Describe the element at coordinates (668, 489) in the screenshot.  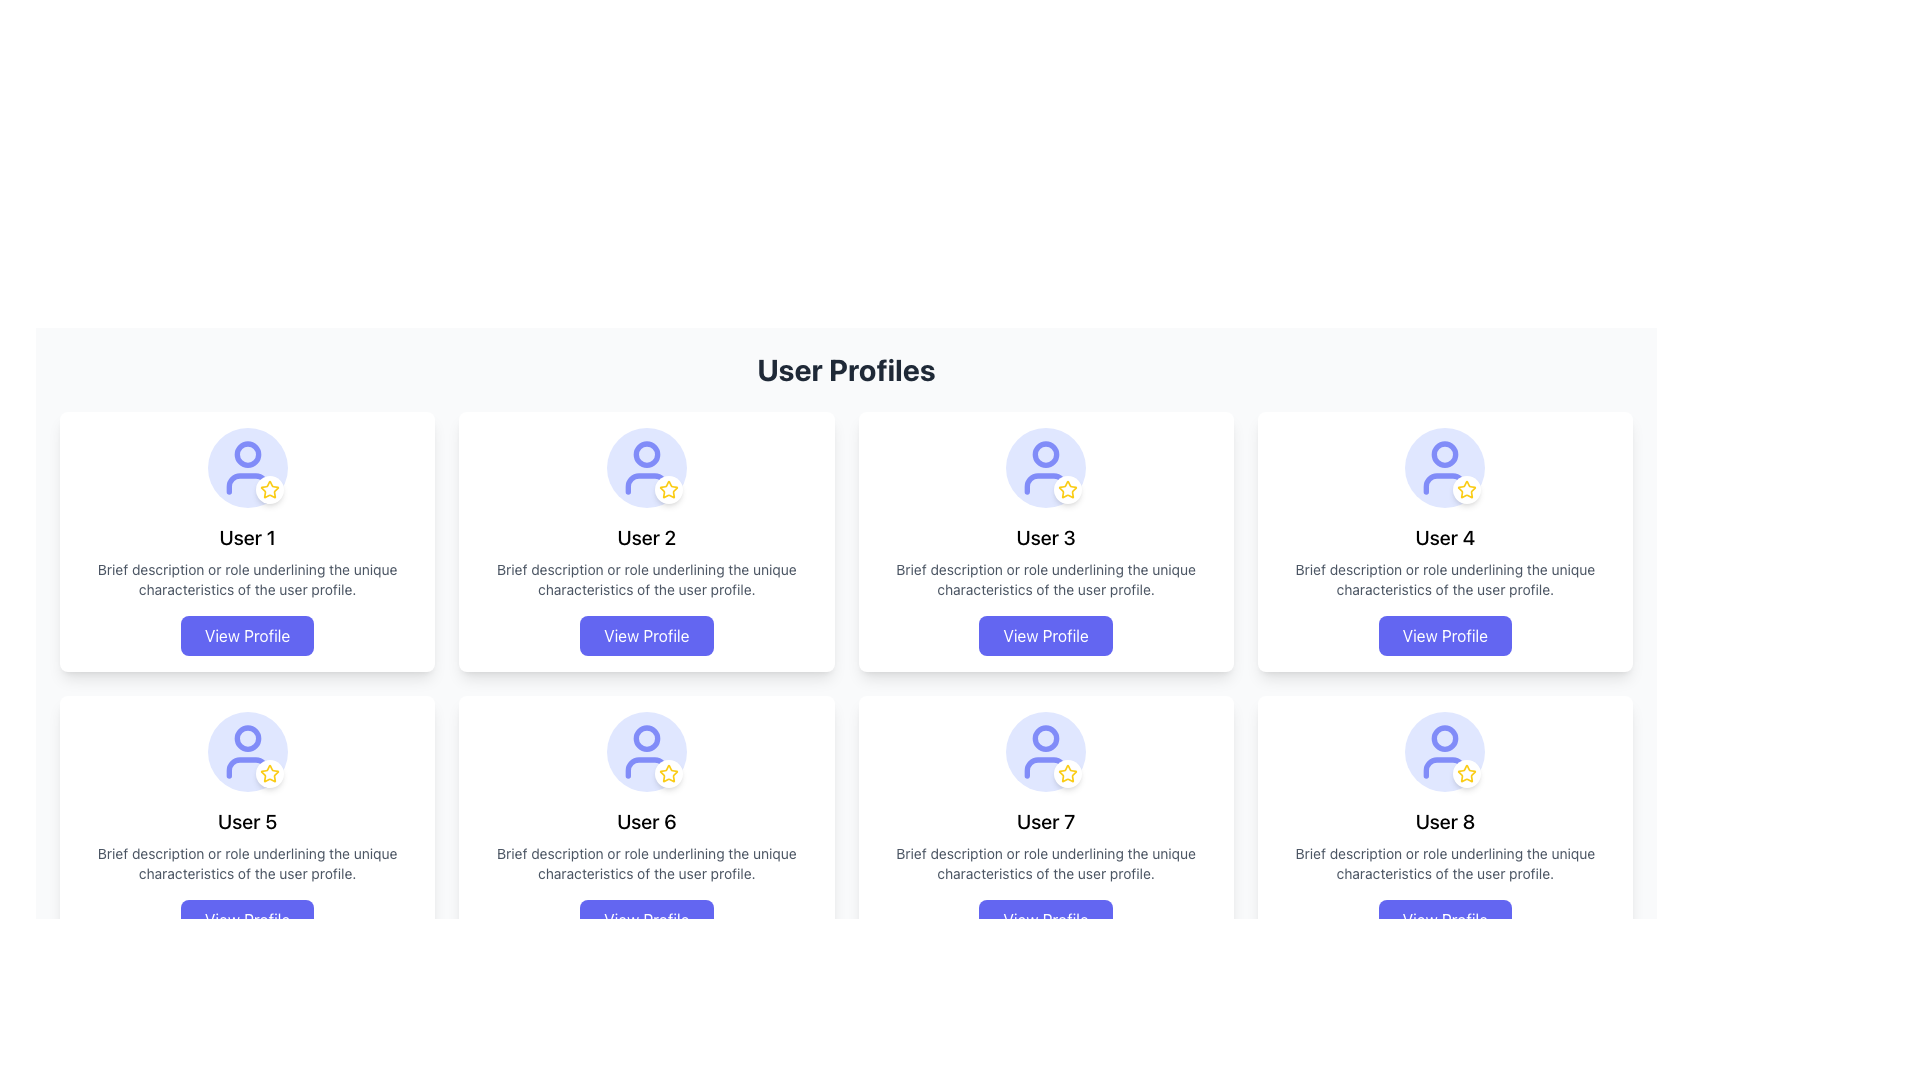
I see `the star-shaped icon with yellow borders and a white background located in the bottom-right corner of User 2's profile card` at that location.